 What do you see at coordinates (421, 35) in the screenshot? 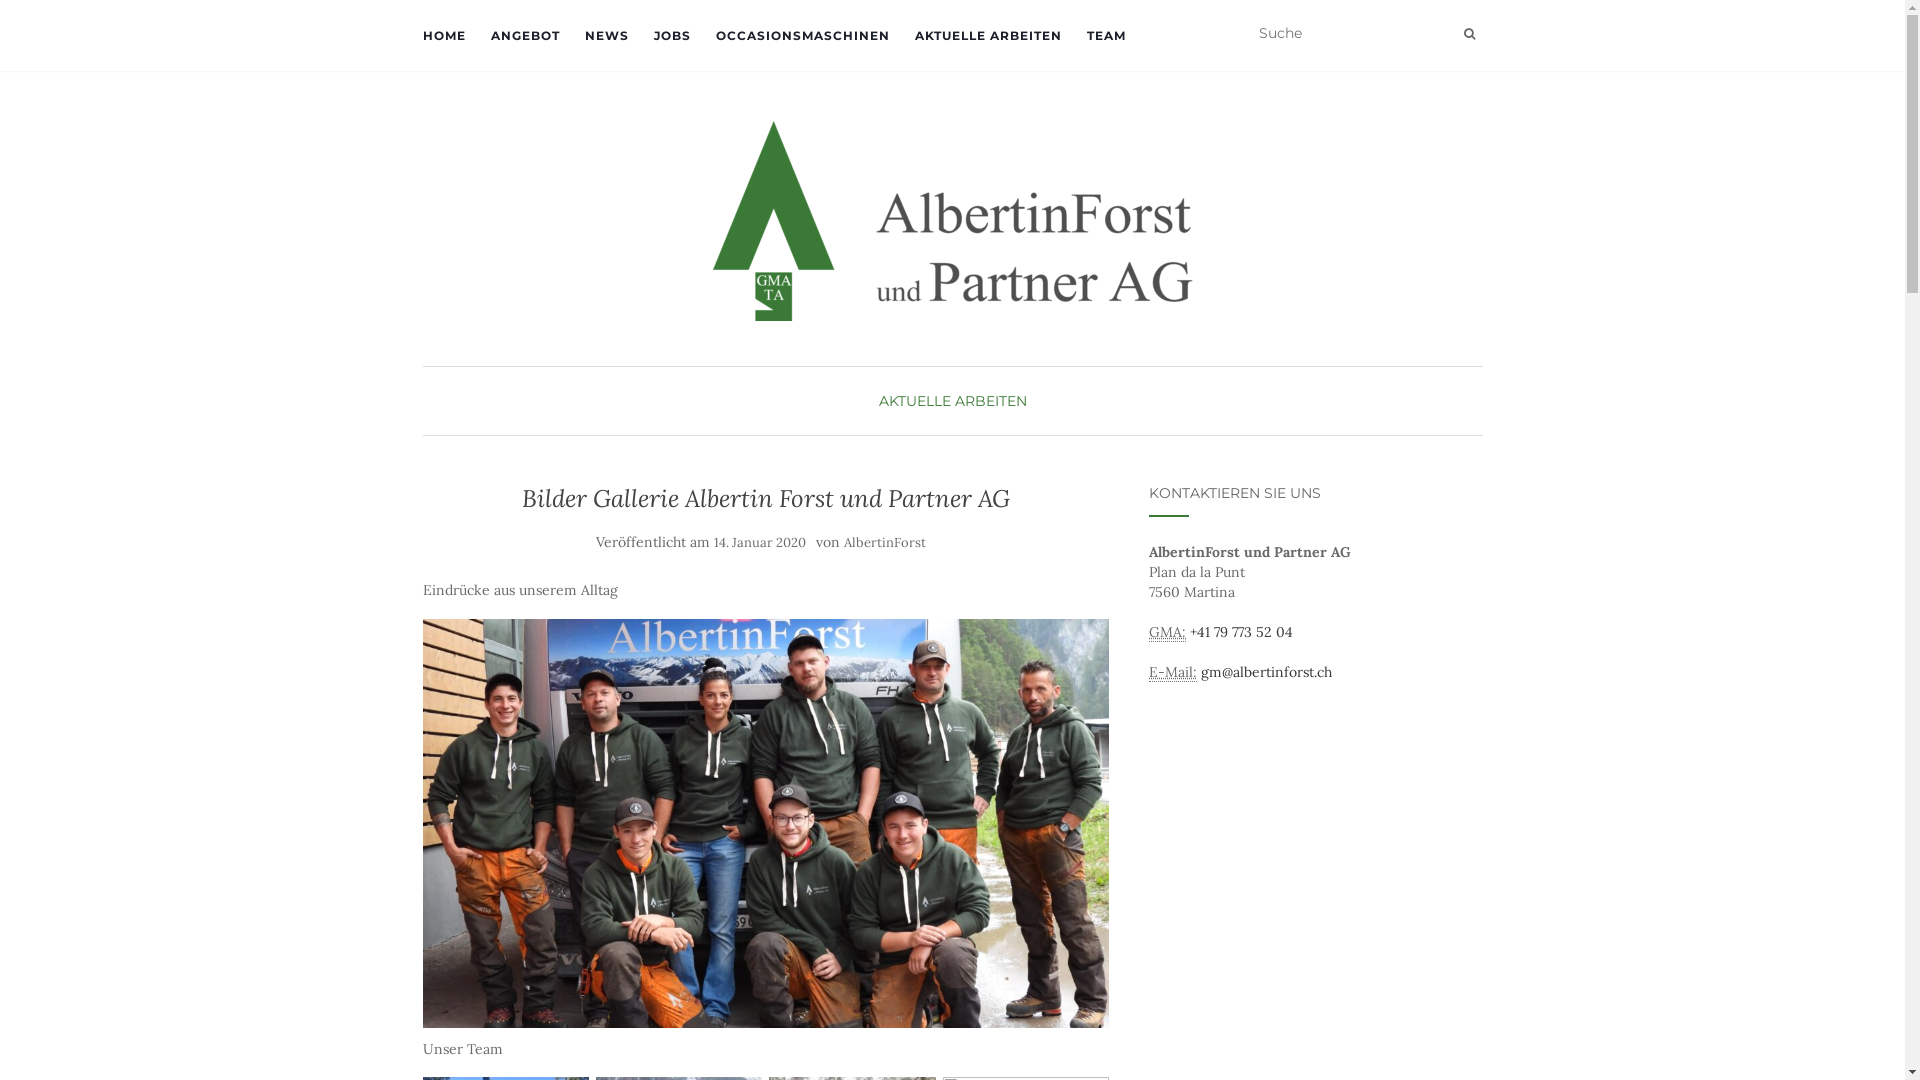
I see `'HOME'` at bounding box center [421, 35].